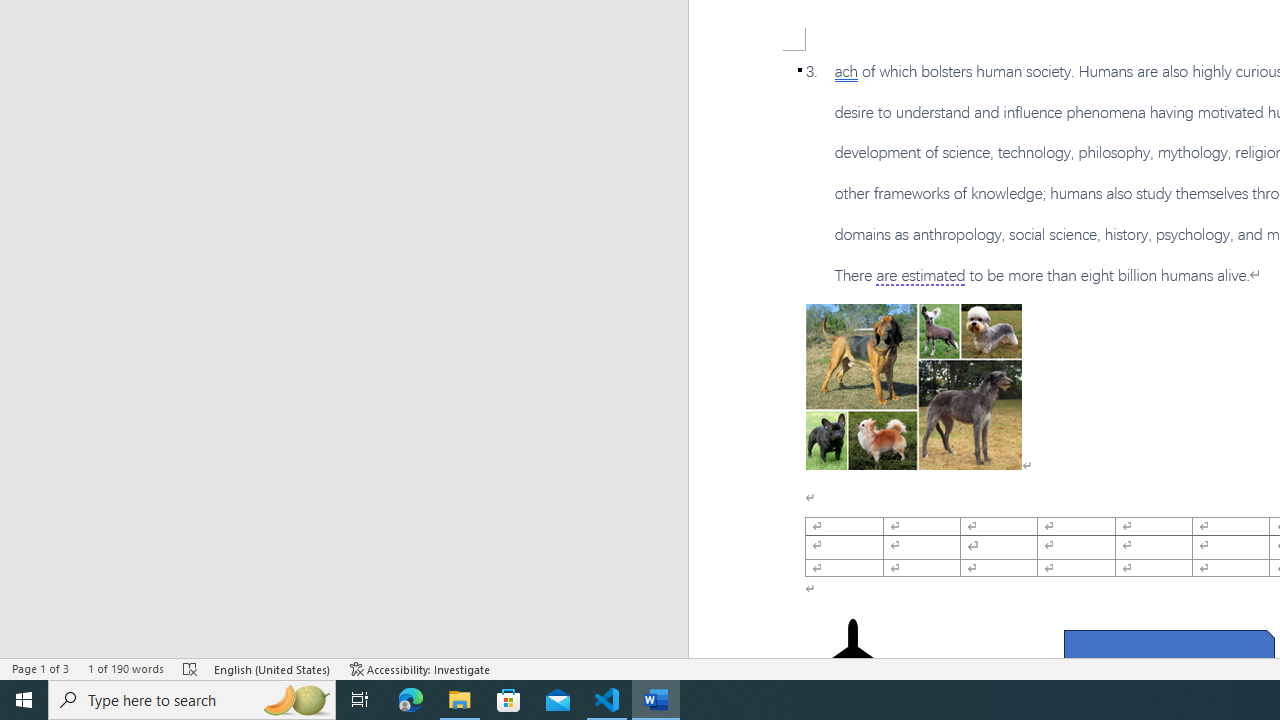 Image resolution: width=1280 pixels, height=720 pixels. I want to click on 'Airplane with solid fill', so click(853, 658).